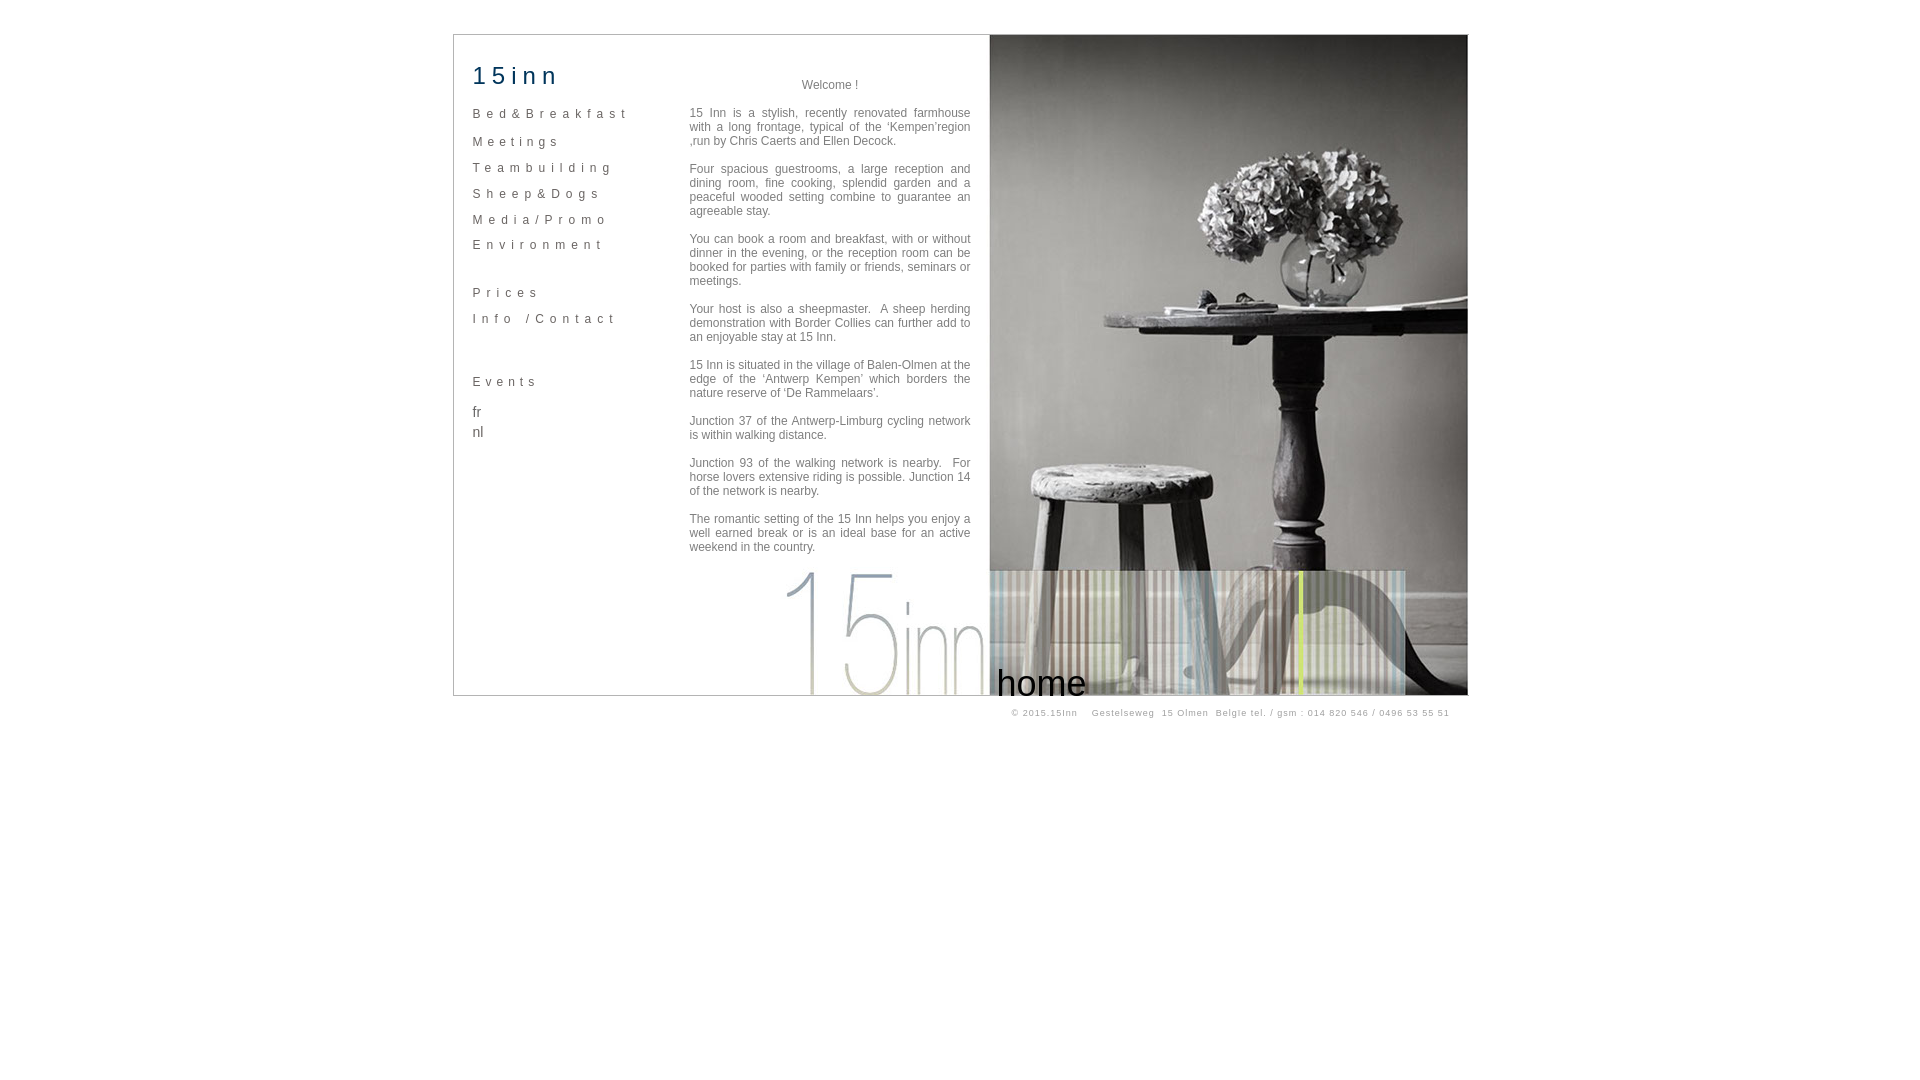 This screenshot has width=1920, height=1080. What do you see at coordinates (506, 293) in the screenshot?
I see `'Prices'` at bounding box center [506, 293].